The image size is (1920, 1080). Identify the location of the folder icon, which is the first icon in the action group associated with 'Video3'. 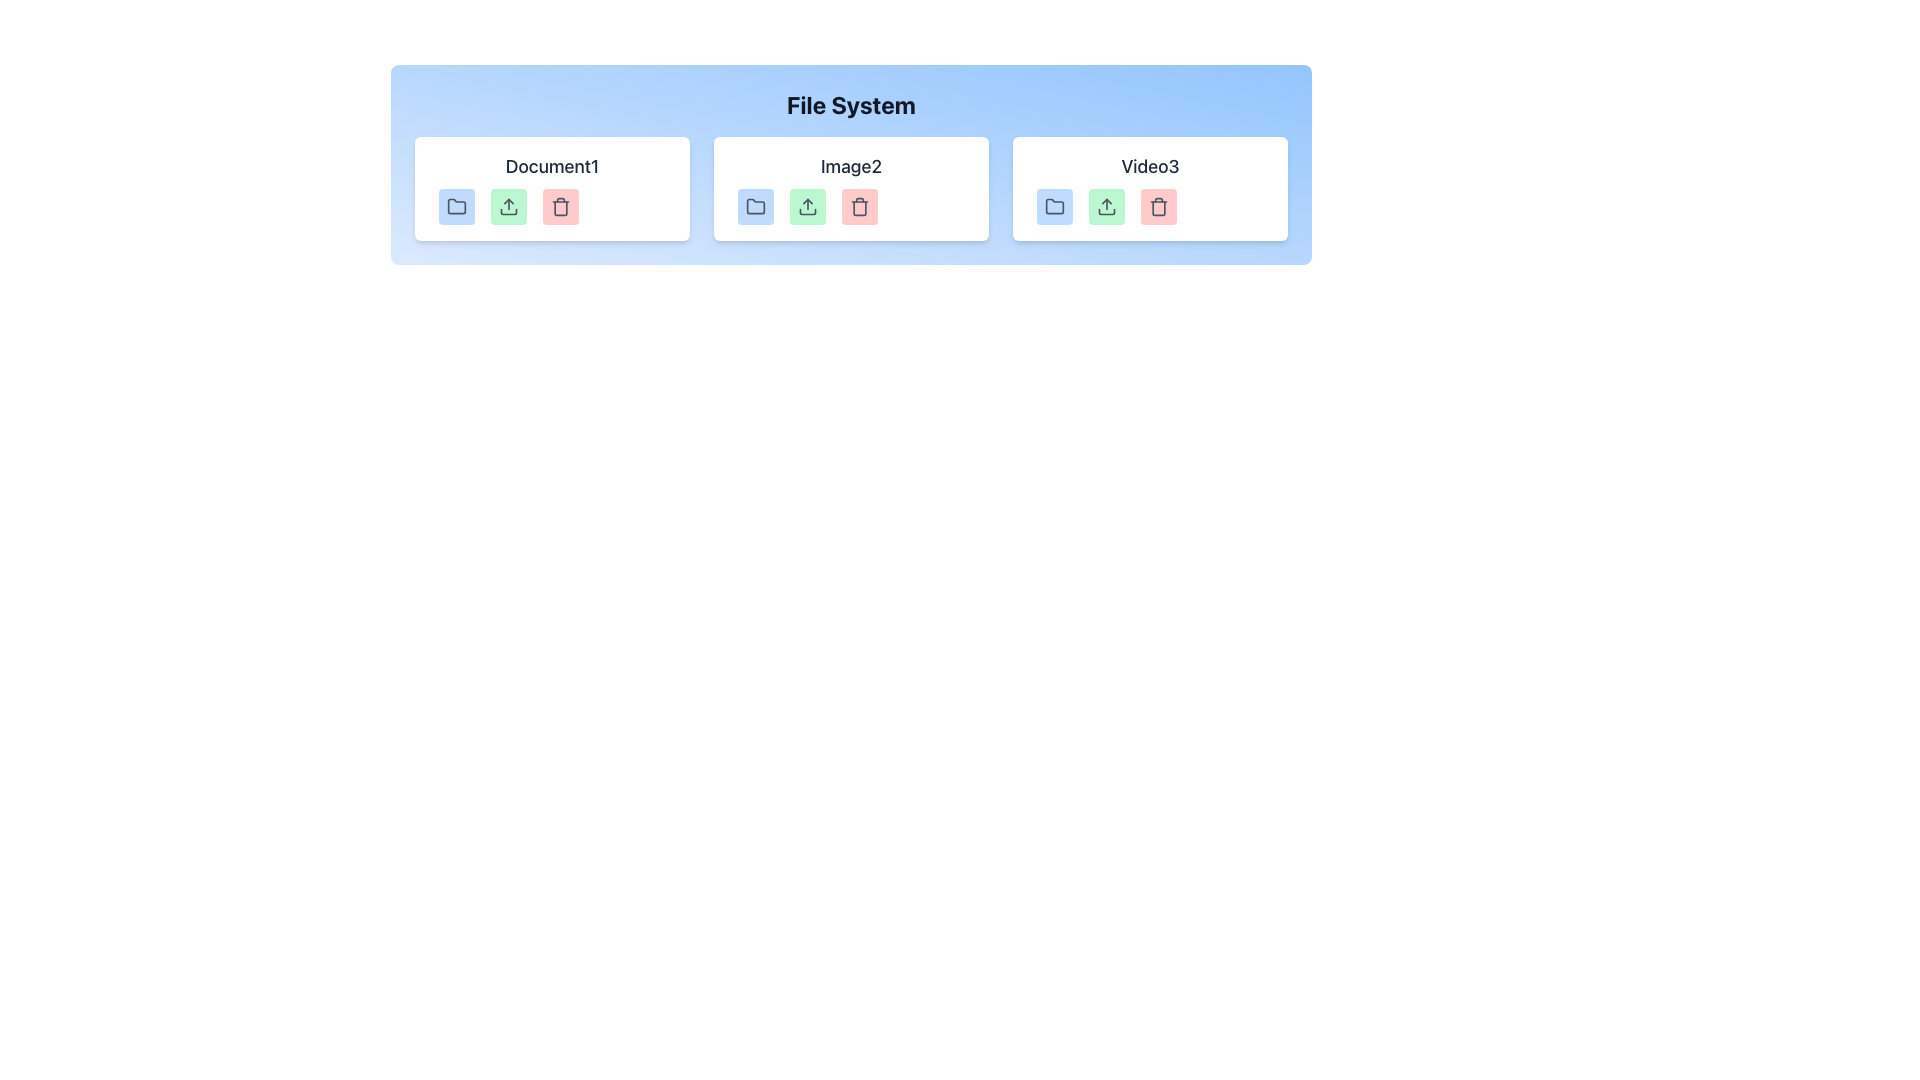
(1054, 205).